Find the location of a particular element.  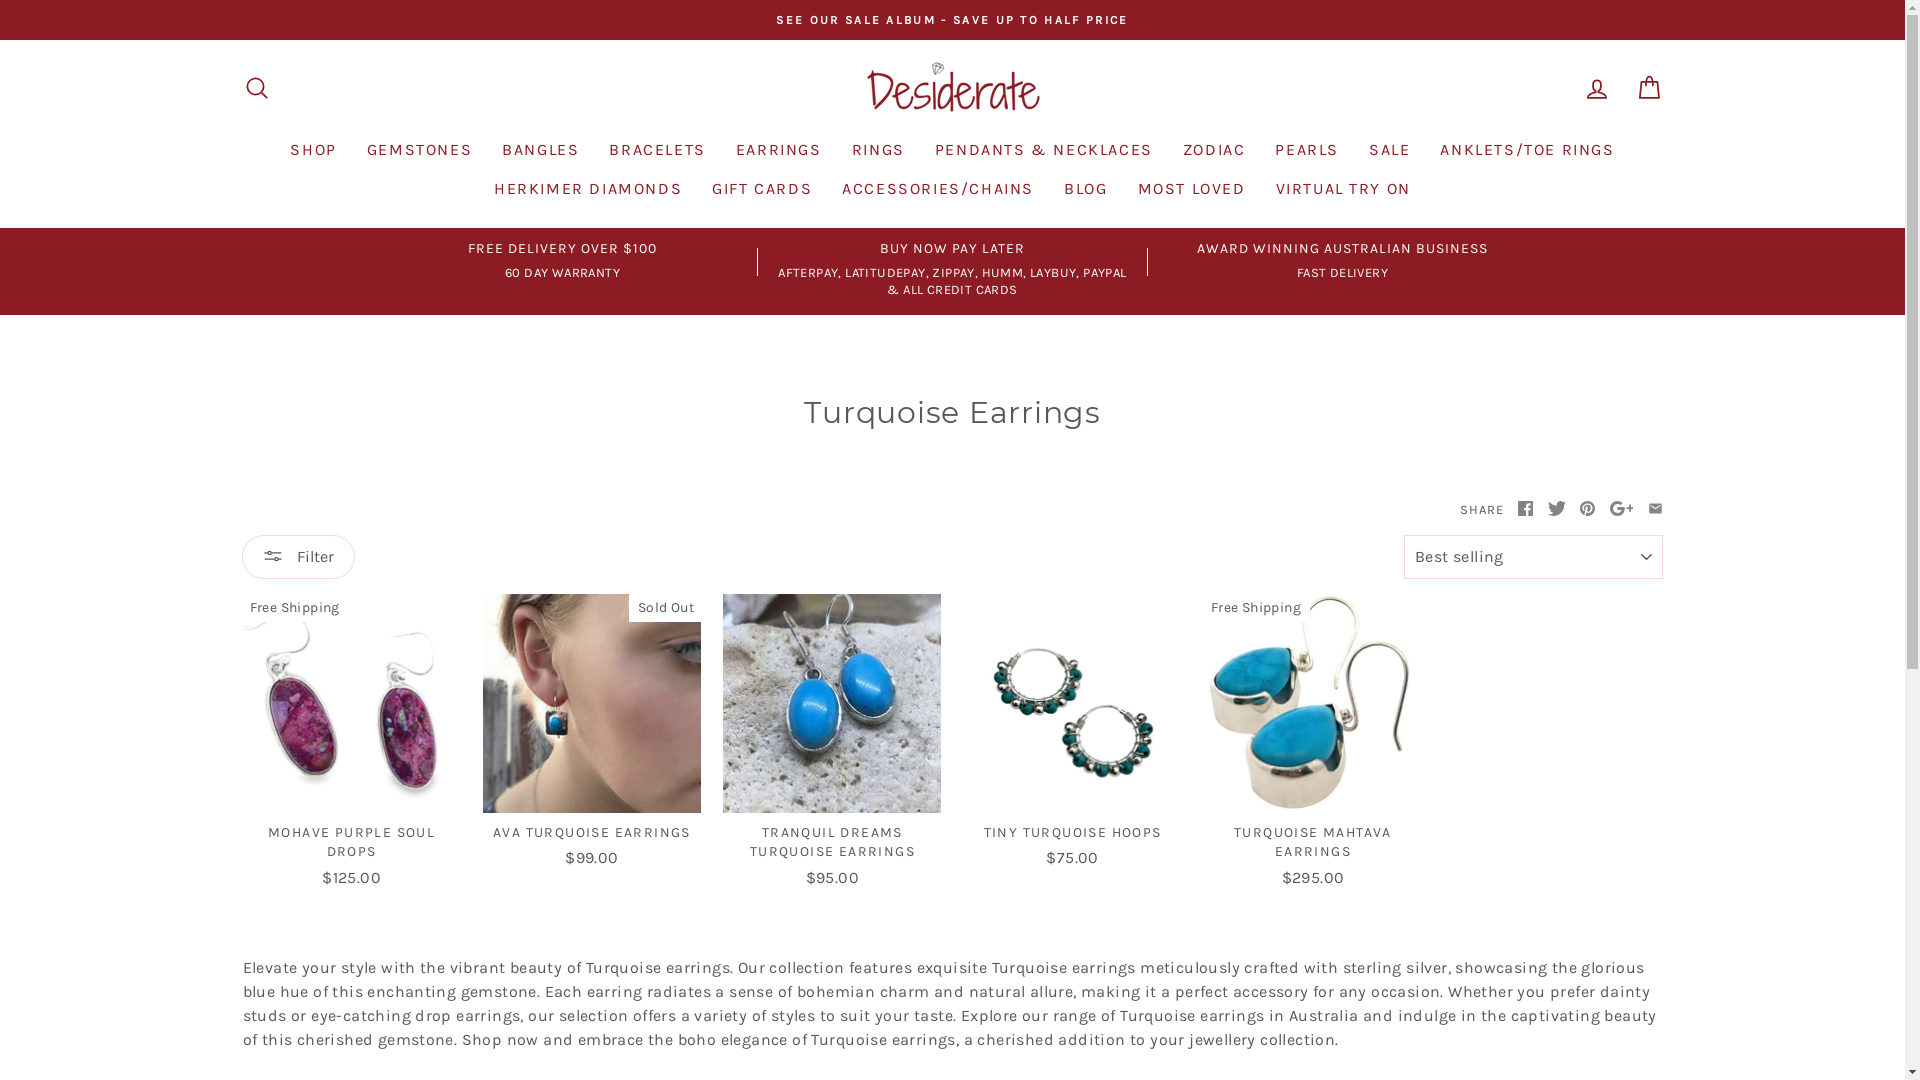

'SEARCH' is located at coordinates (230, 86).